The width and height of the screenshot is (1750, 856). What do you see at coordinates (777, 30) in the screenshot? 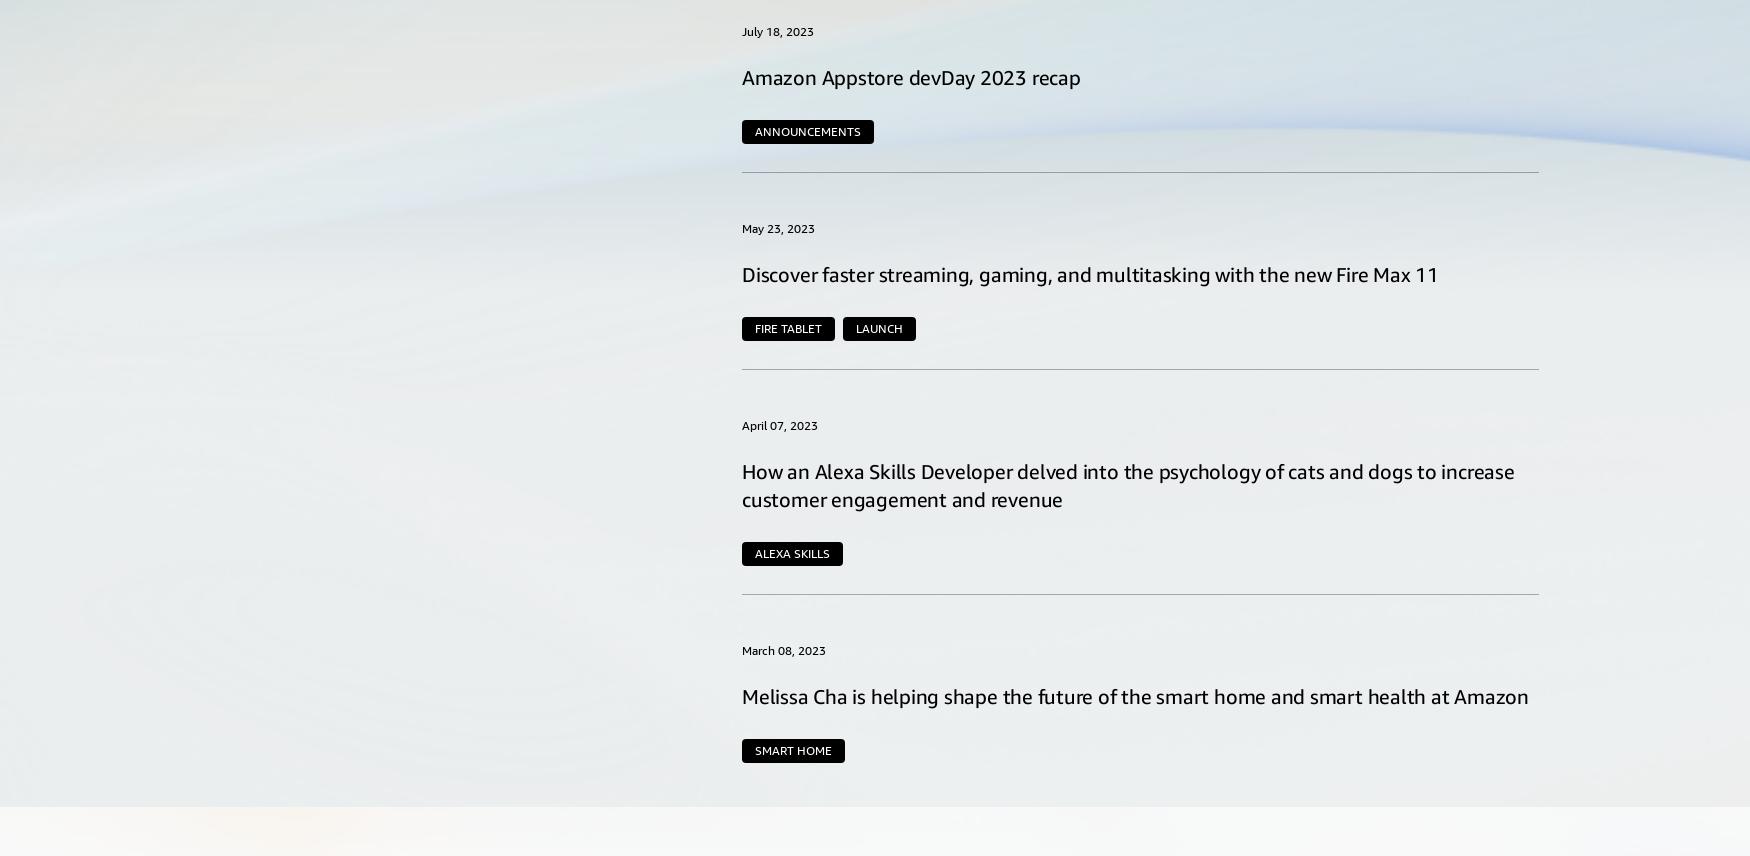
I see `'July 18, 2023'` at bounding box center [777, 30].